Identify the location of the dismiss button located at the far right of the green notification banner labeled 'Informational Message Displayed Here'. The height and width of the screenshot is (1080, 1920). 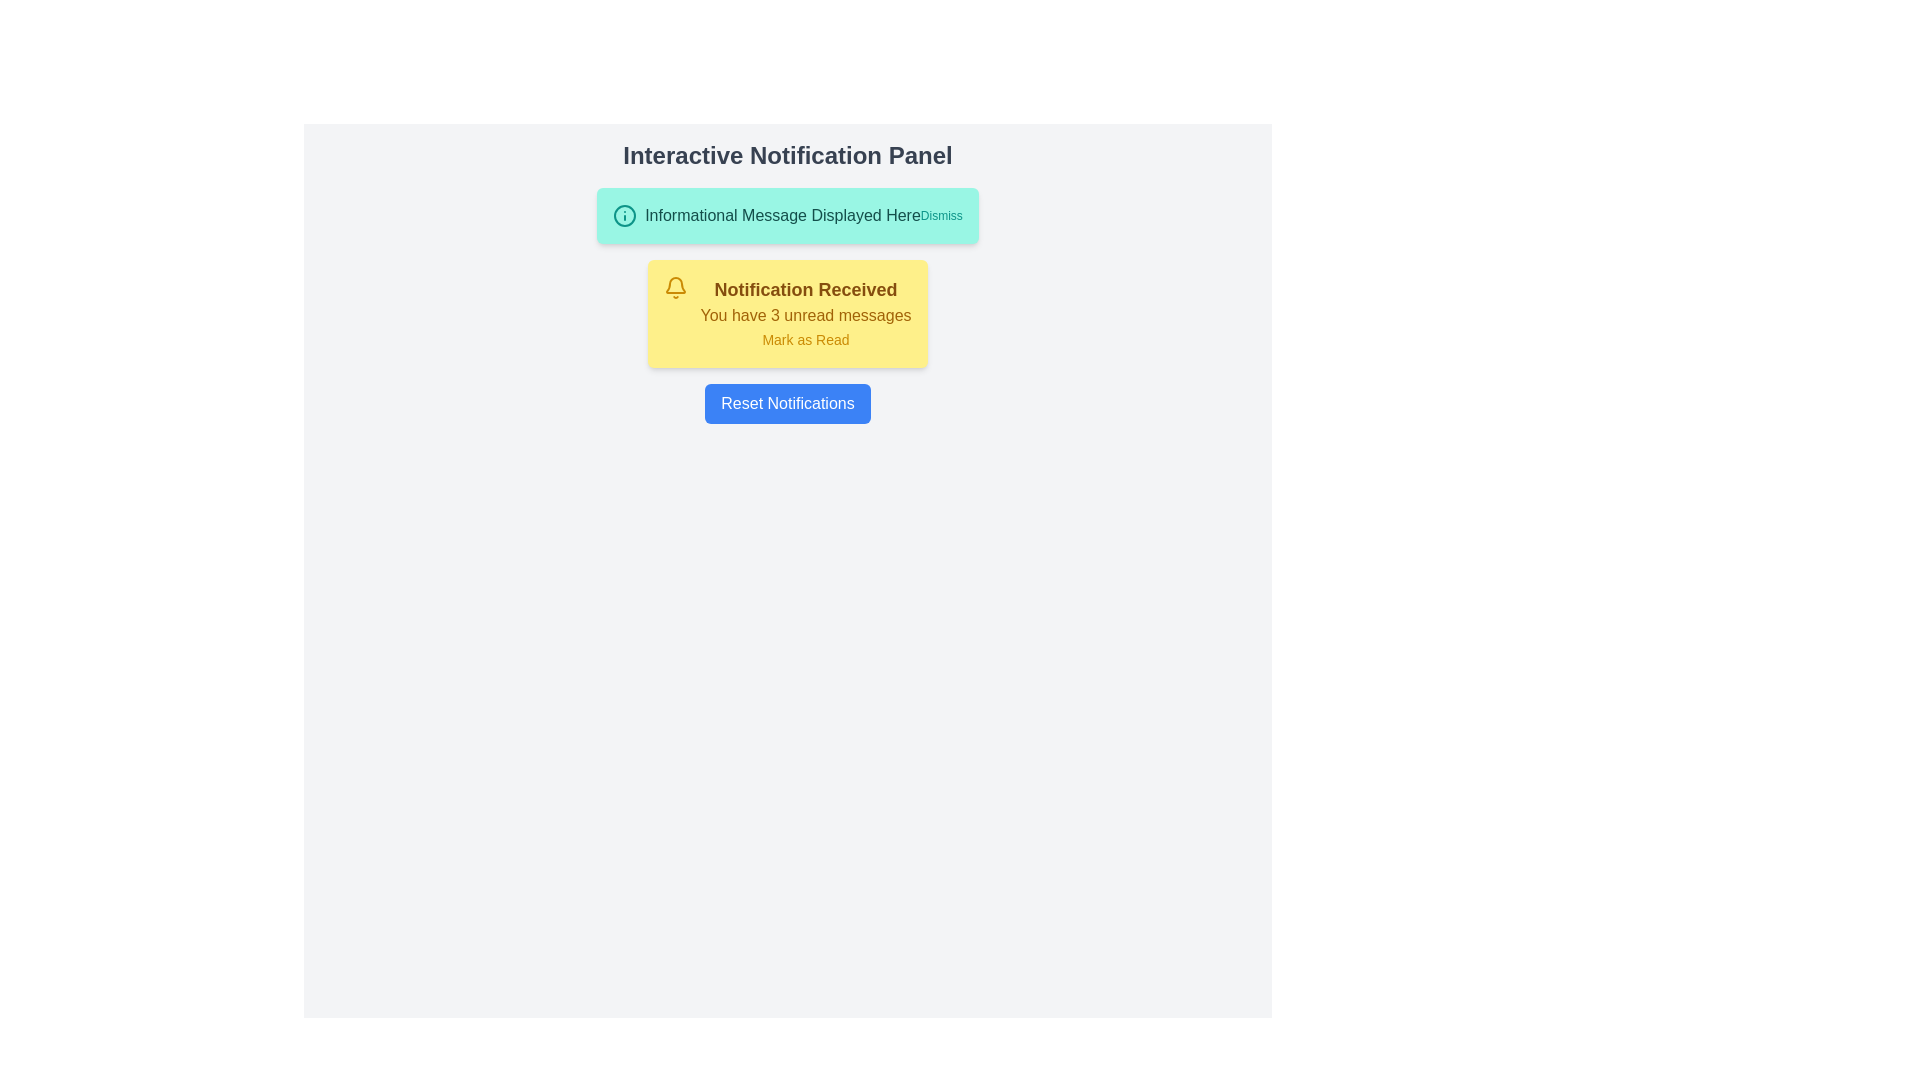
(940, 216).